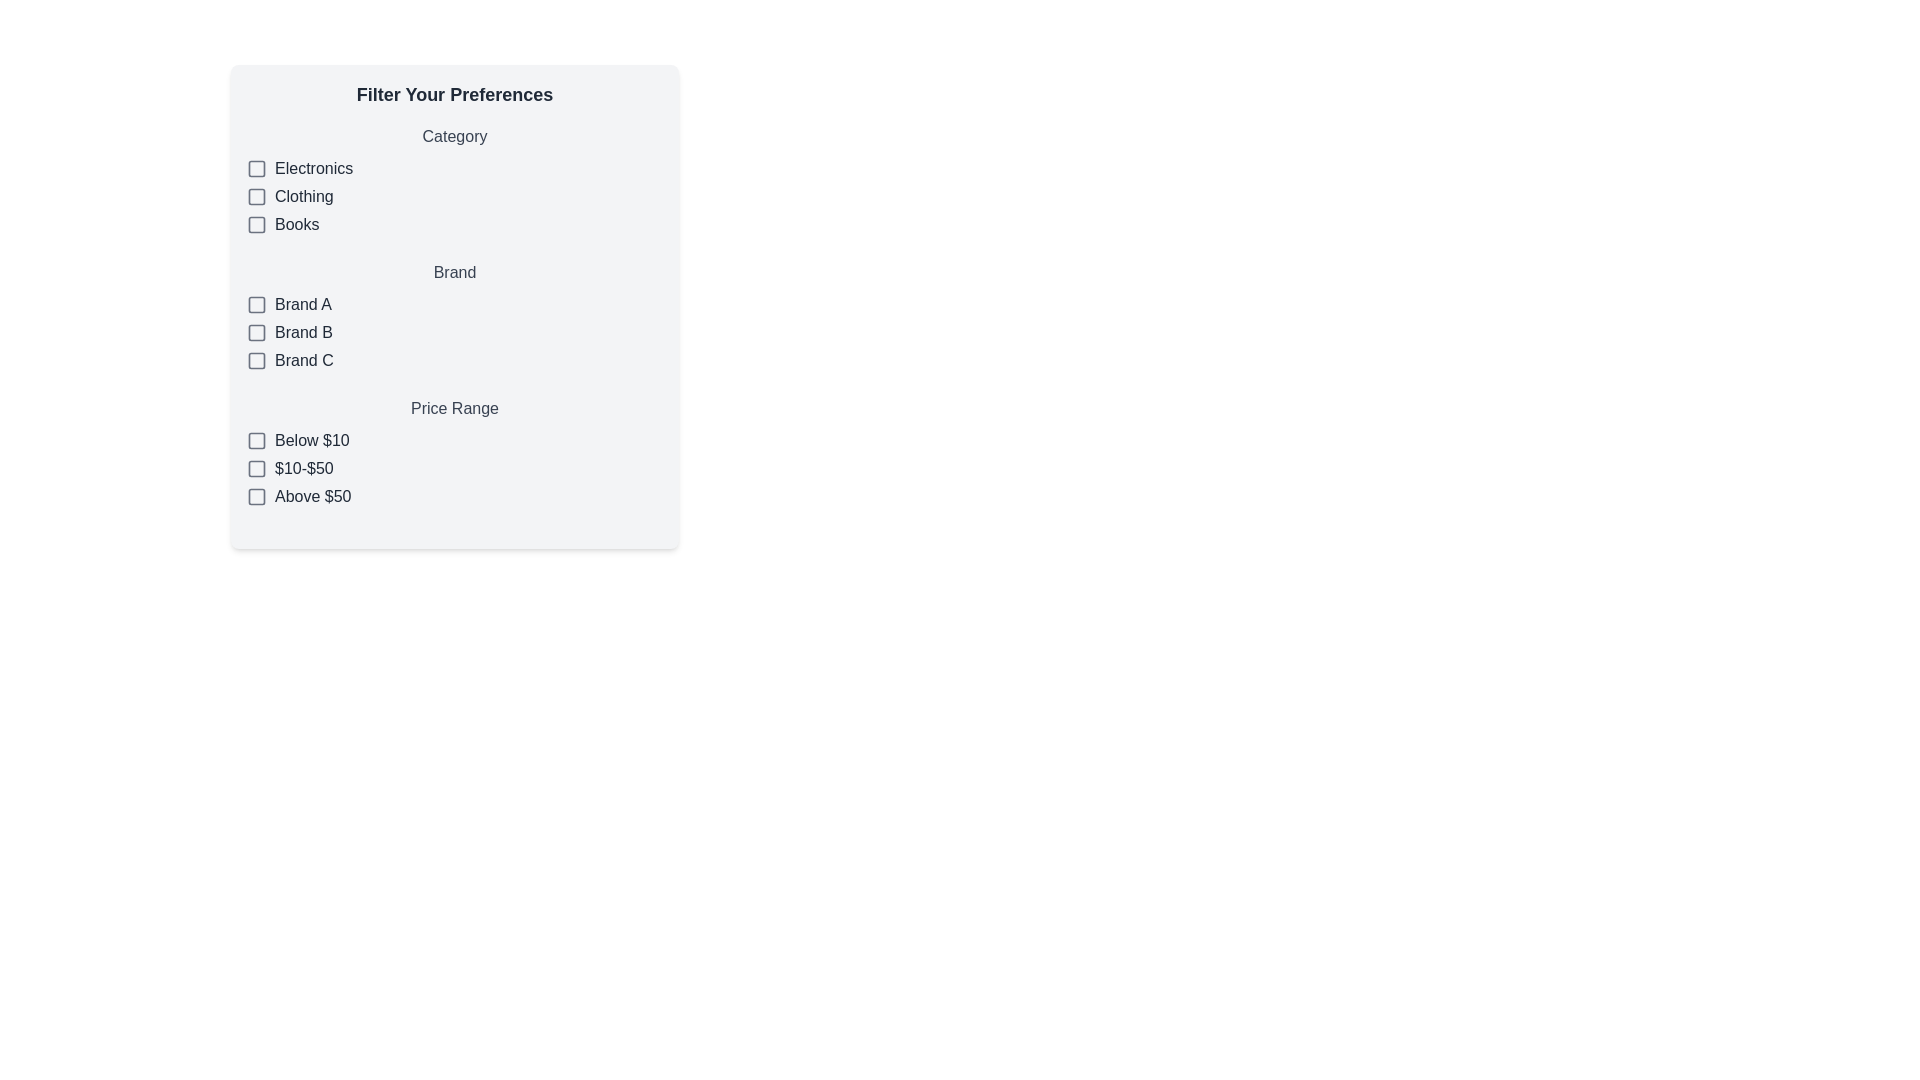 Image resolution: width=1920 pixels, height=1080 pixels. Describe the element at coordinates (296, 224) in the screenshot. I see `text of the label displaying 'Books' in the filtering preferences panel, which is the third item in the Category section` at that location.